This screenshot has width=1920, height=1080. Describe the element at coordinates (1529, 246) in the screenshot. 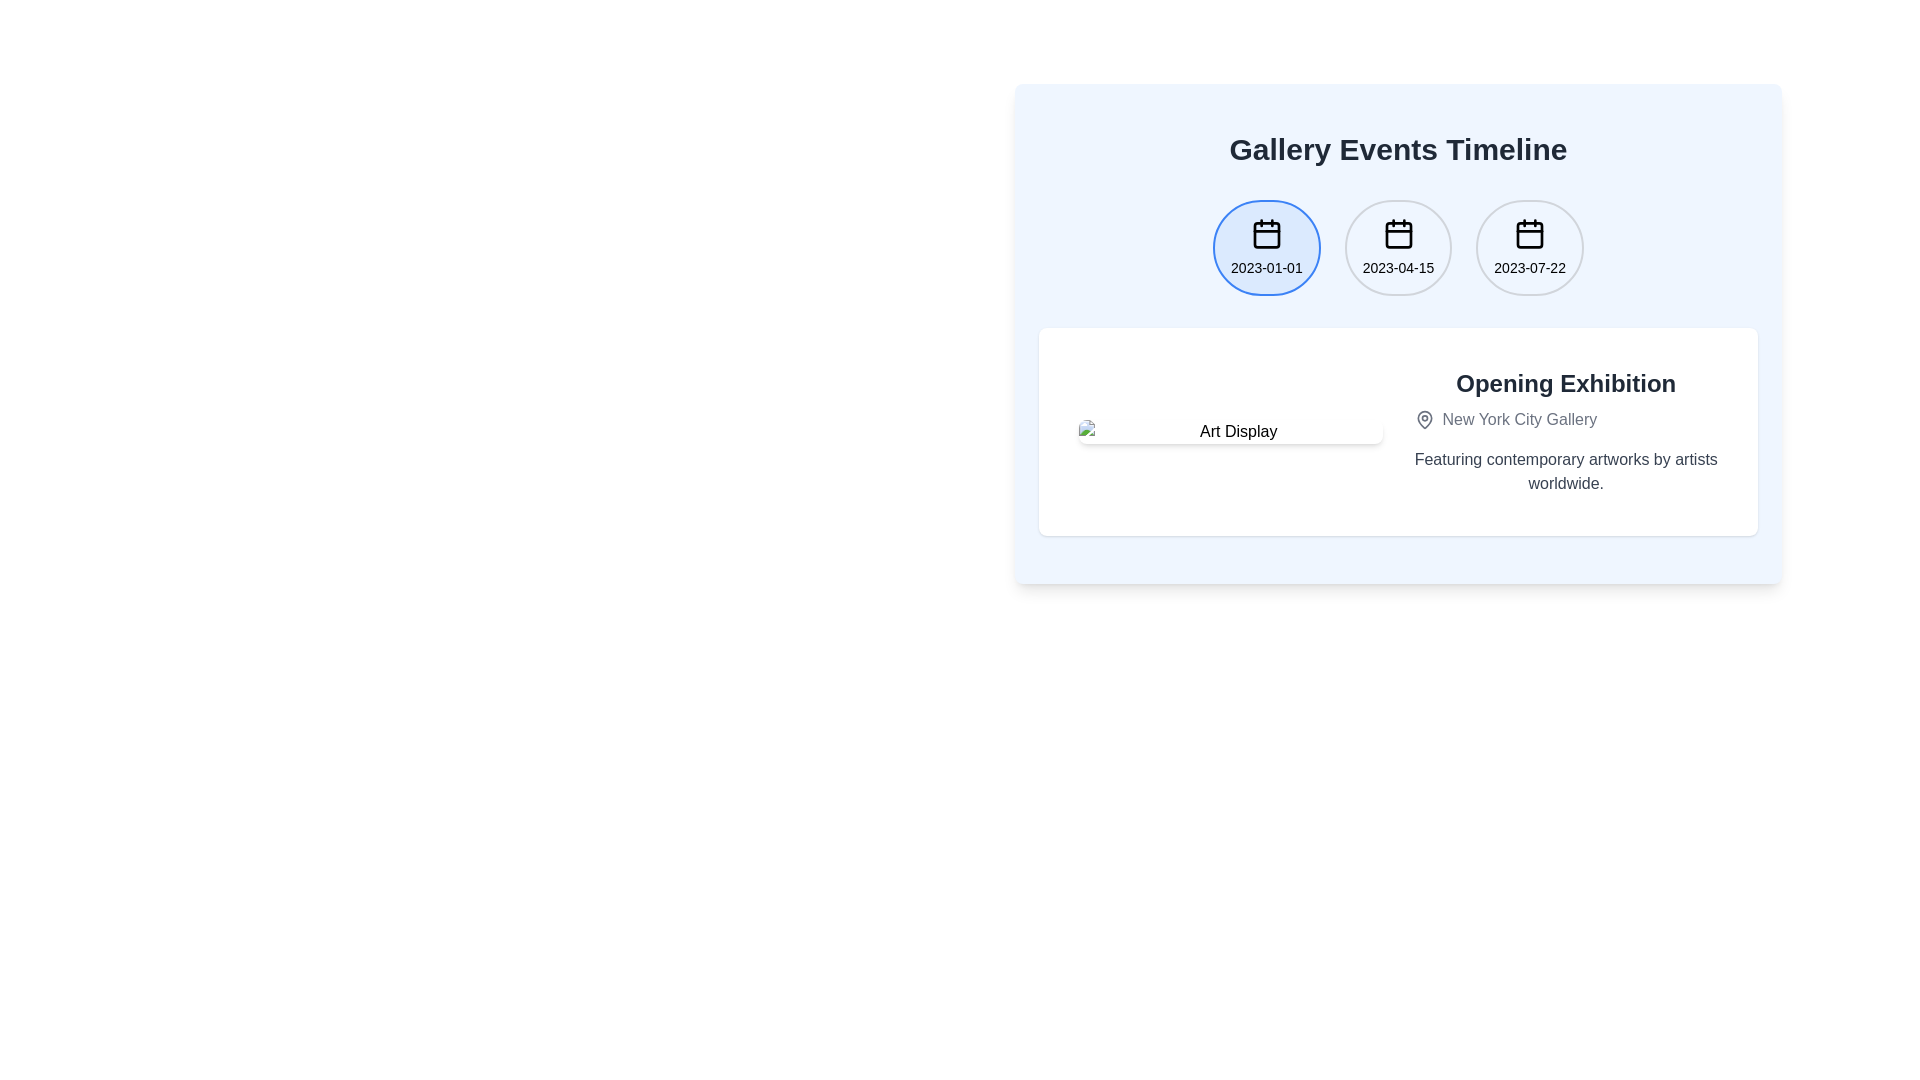

I see `the date selector button in the 'Gallery Events Timeline' section` at that location.